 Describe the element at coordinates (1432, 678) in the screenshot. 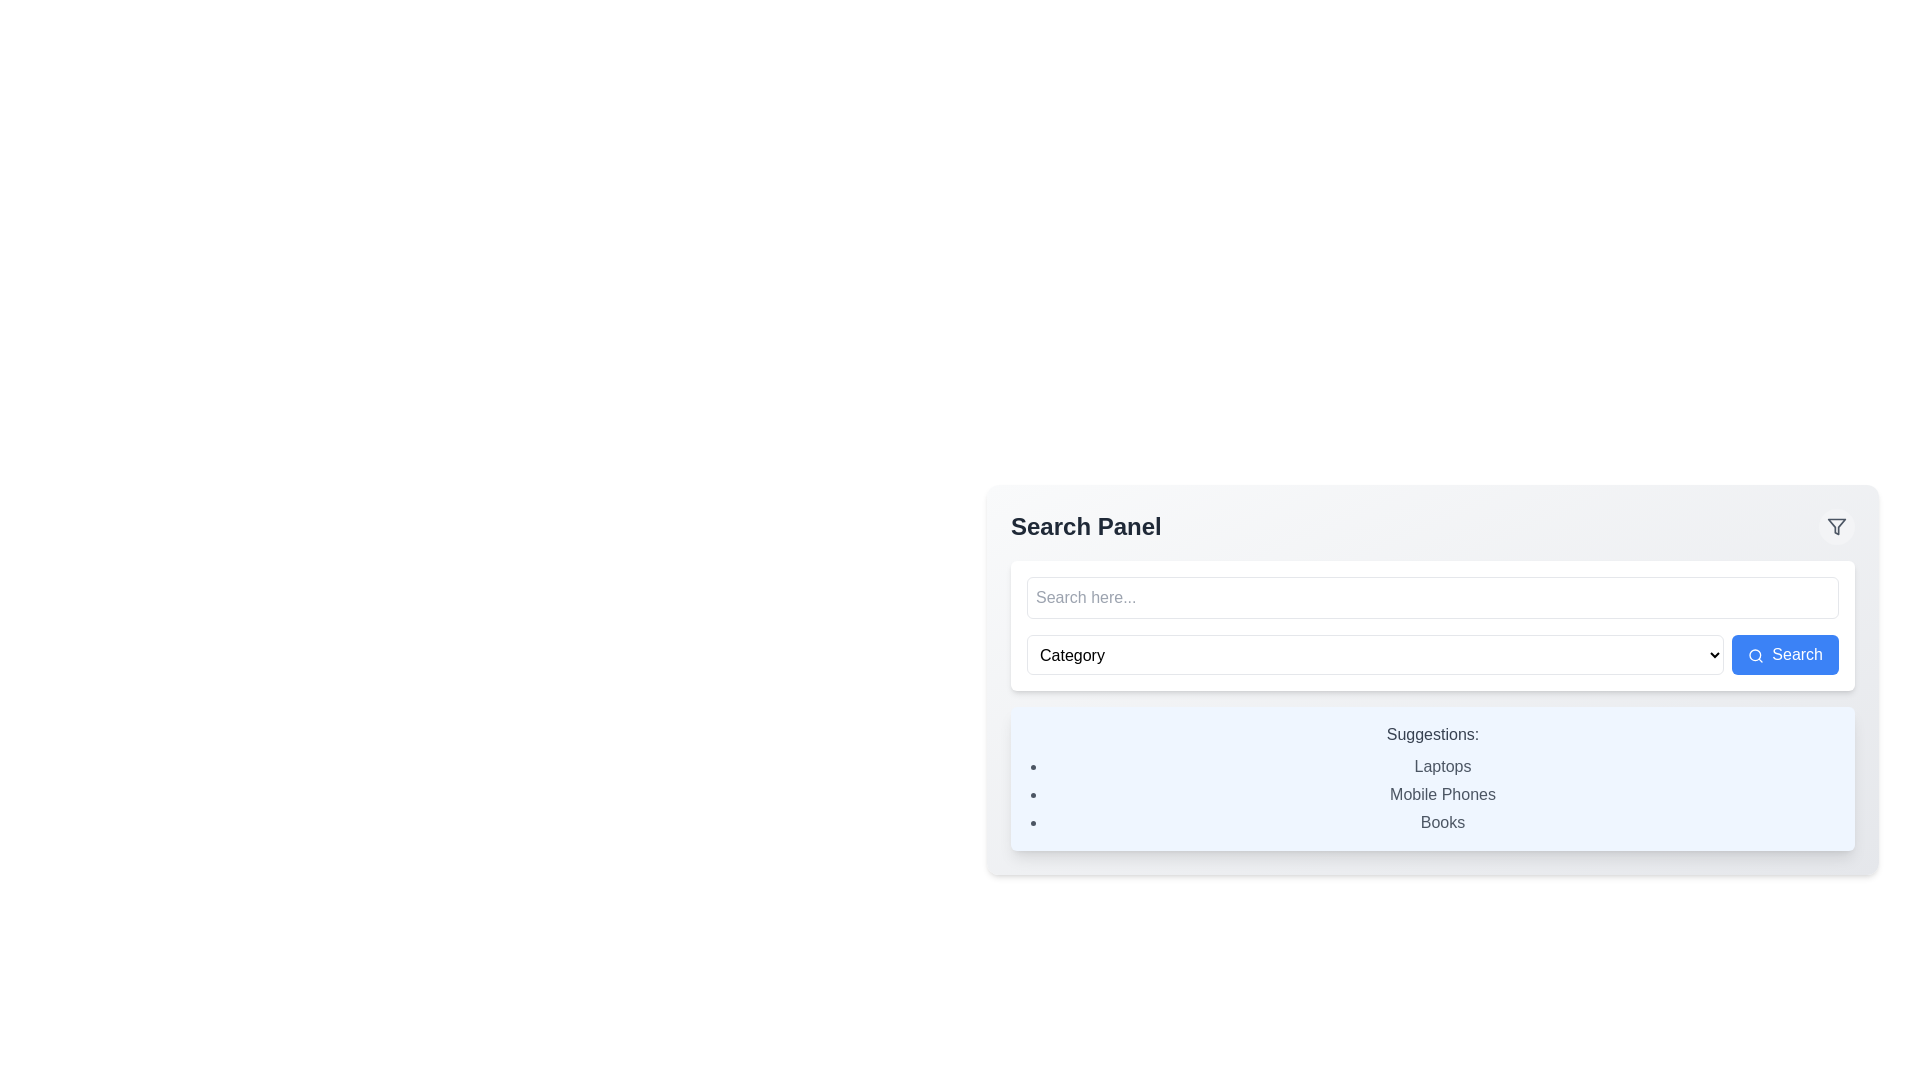

I see `the 'Search Panel' element, which is a centrally located panel with a gradient background and rounded corners` at that location.